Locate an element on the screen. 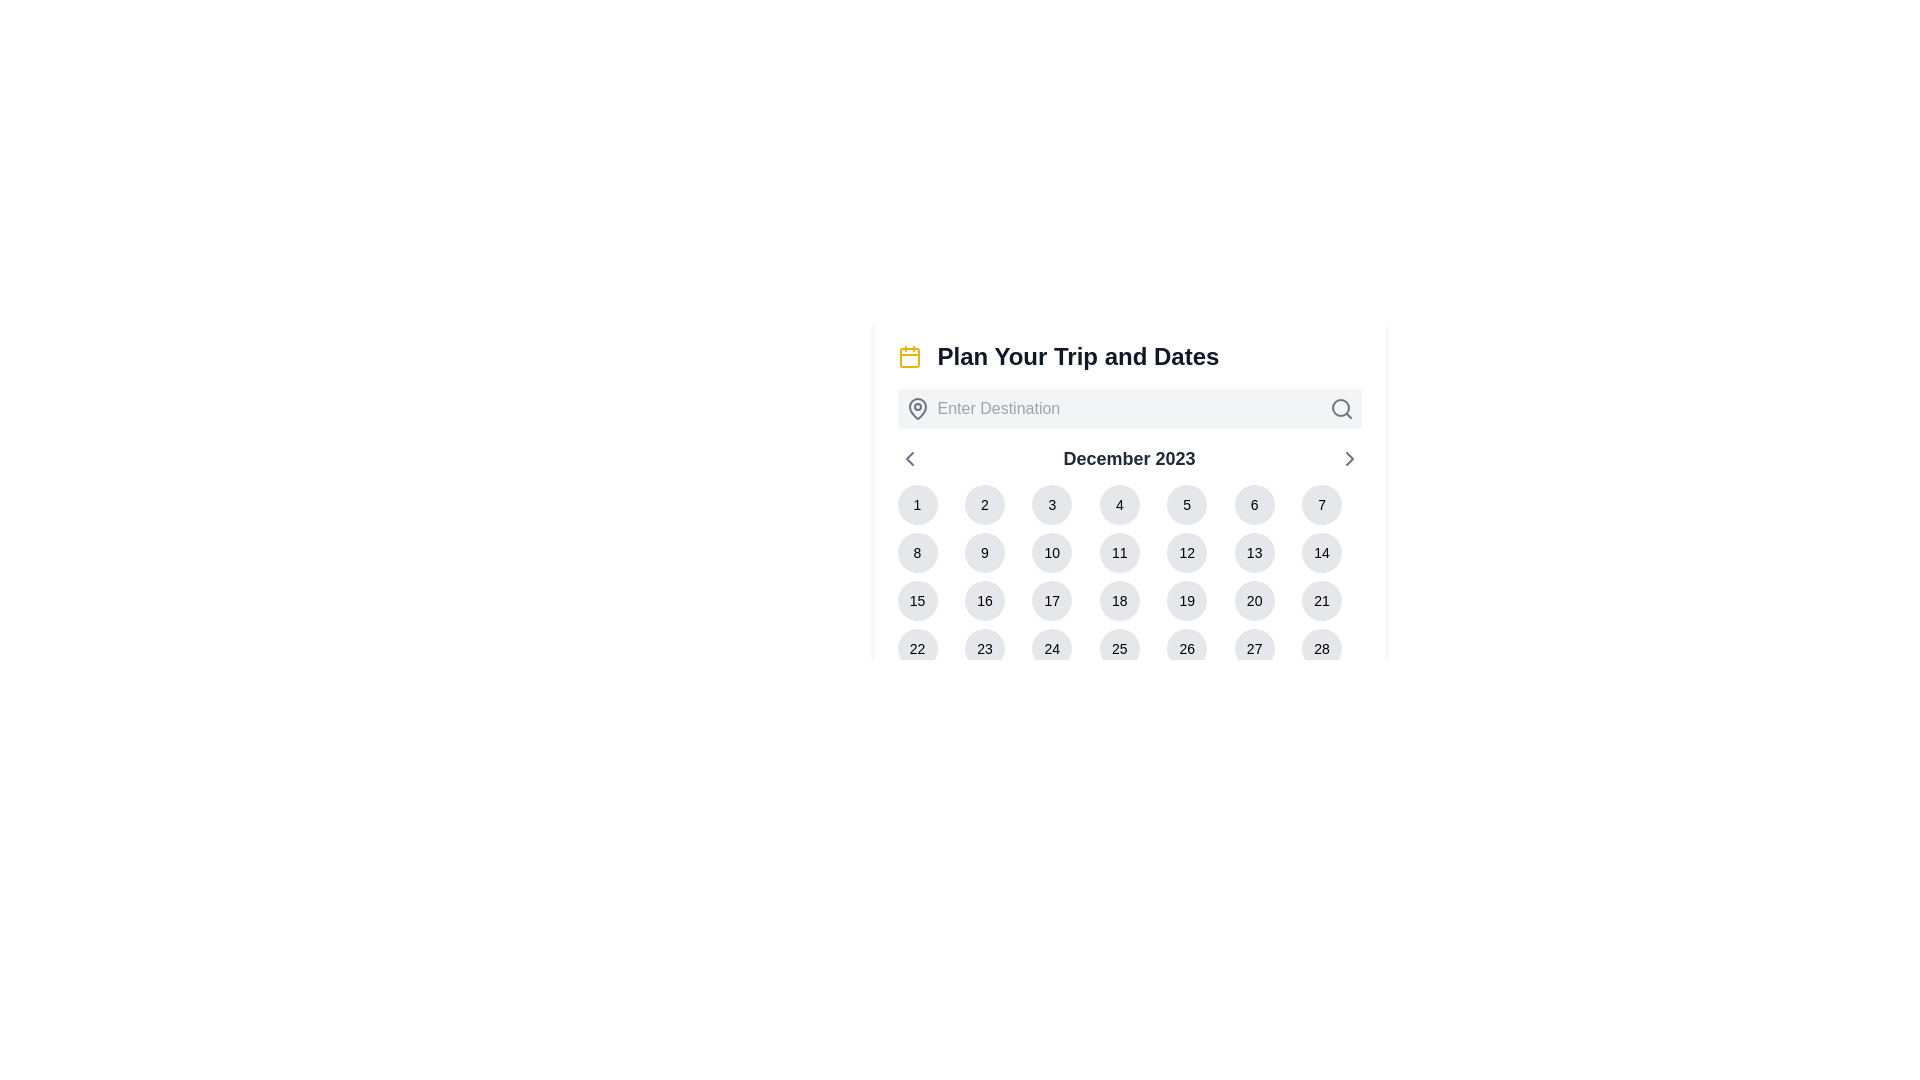 The image size is (1920, 1080). the navigation button located to the right of the text labeled 'December 2023' is located at coordinates (1349, 459).